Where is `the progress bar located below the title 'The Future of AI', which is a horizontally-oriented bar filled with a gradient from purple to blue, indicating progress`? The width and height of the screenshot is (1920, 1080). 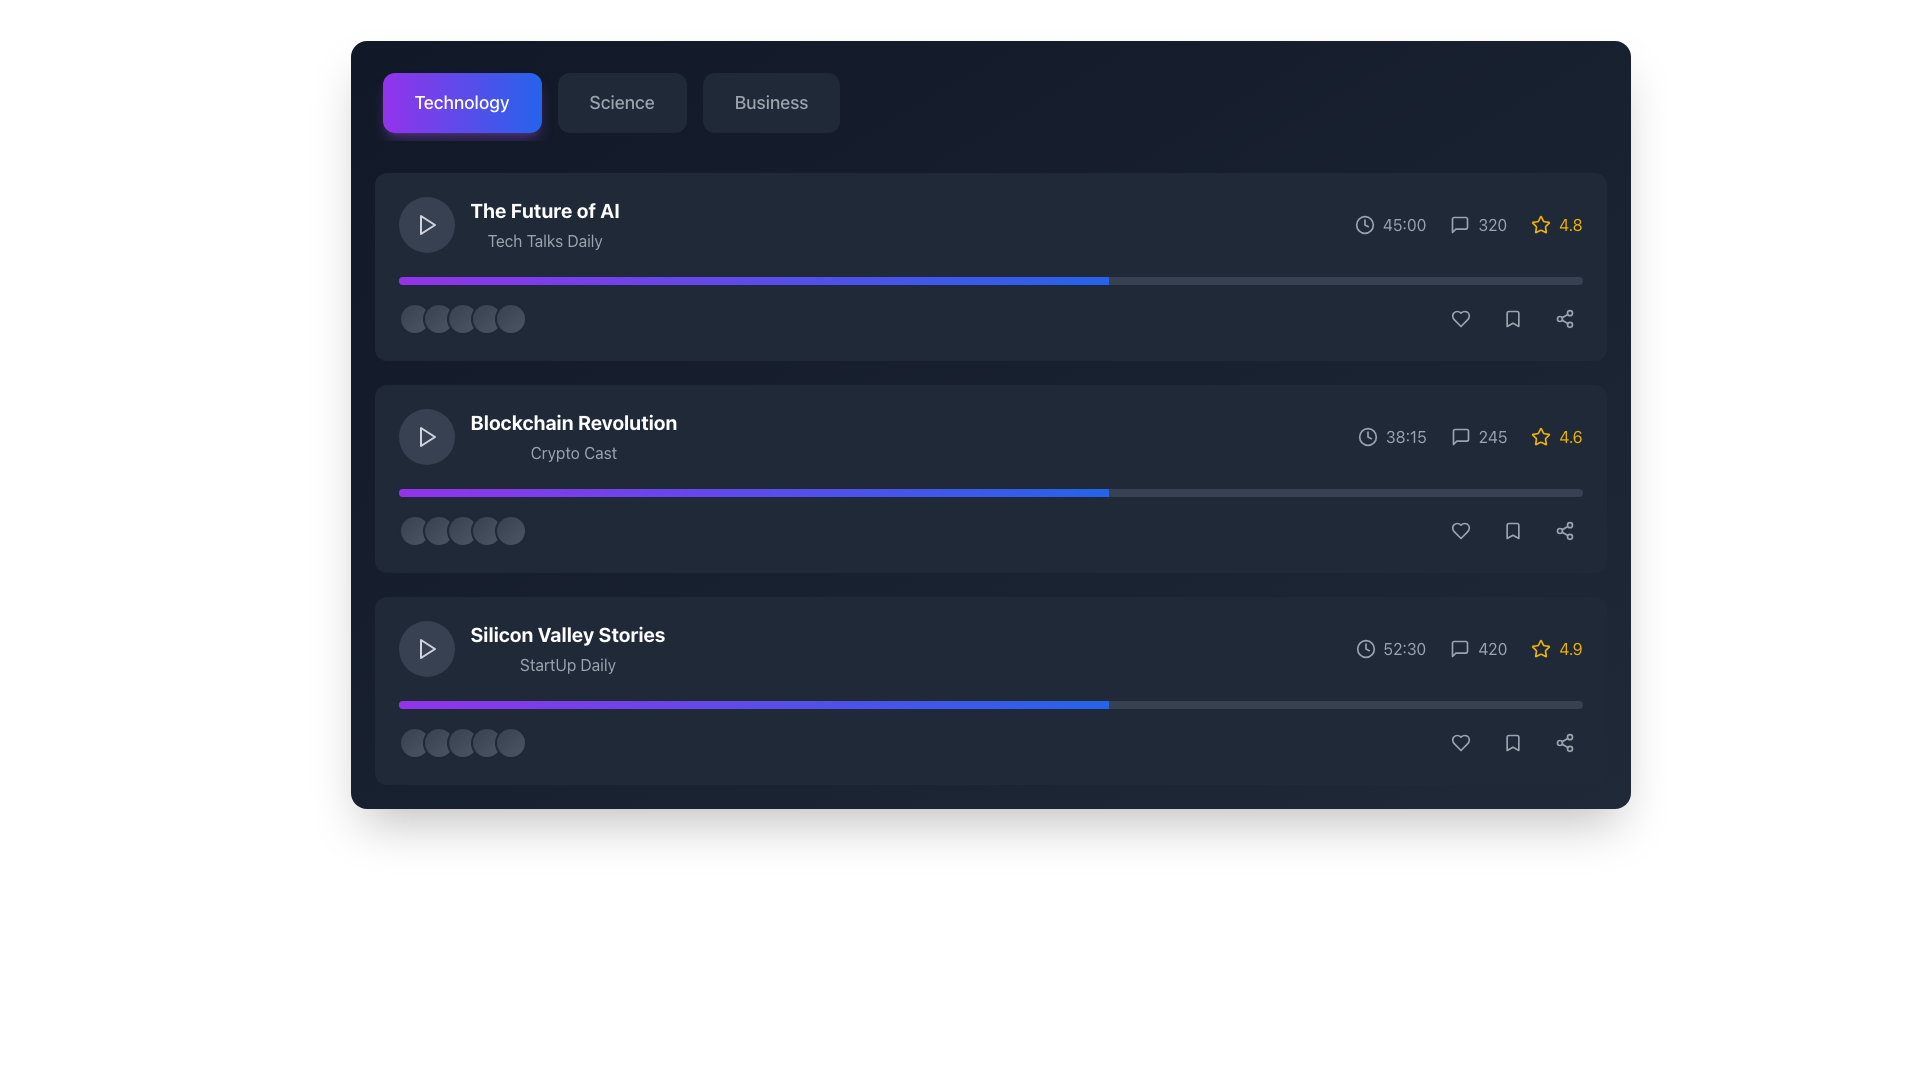
the progress bar located below the title 'The Future of AI', which is a horizontally-oriented bar filled with a gradient from purple to blue, indicating progress is located at coordinates (752, 281).